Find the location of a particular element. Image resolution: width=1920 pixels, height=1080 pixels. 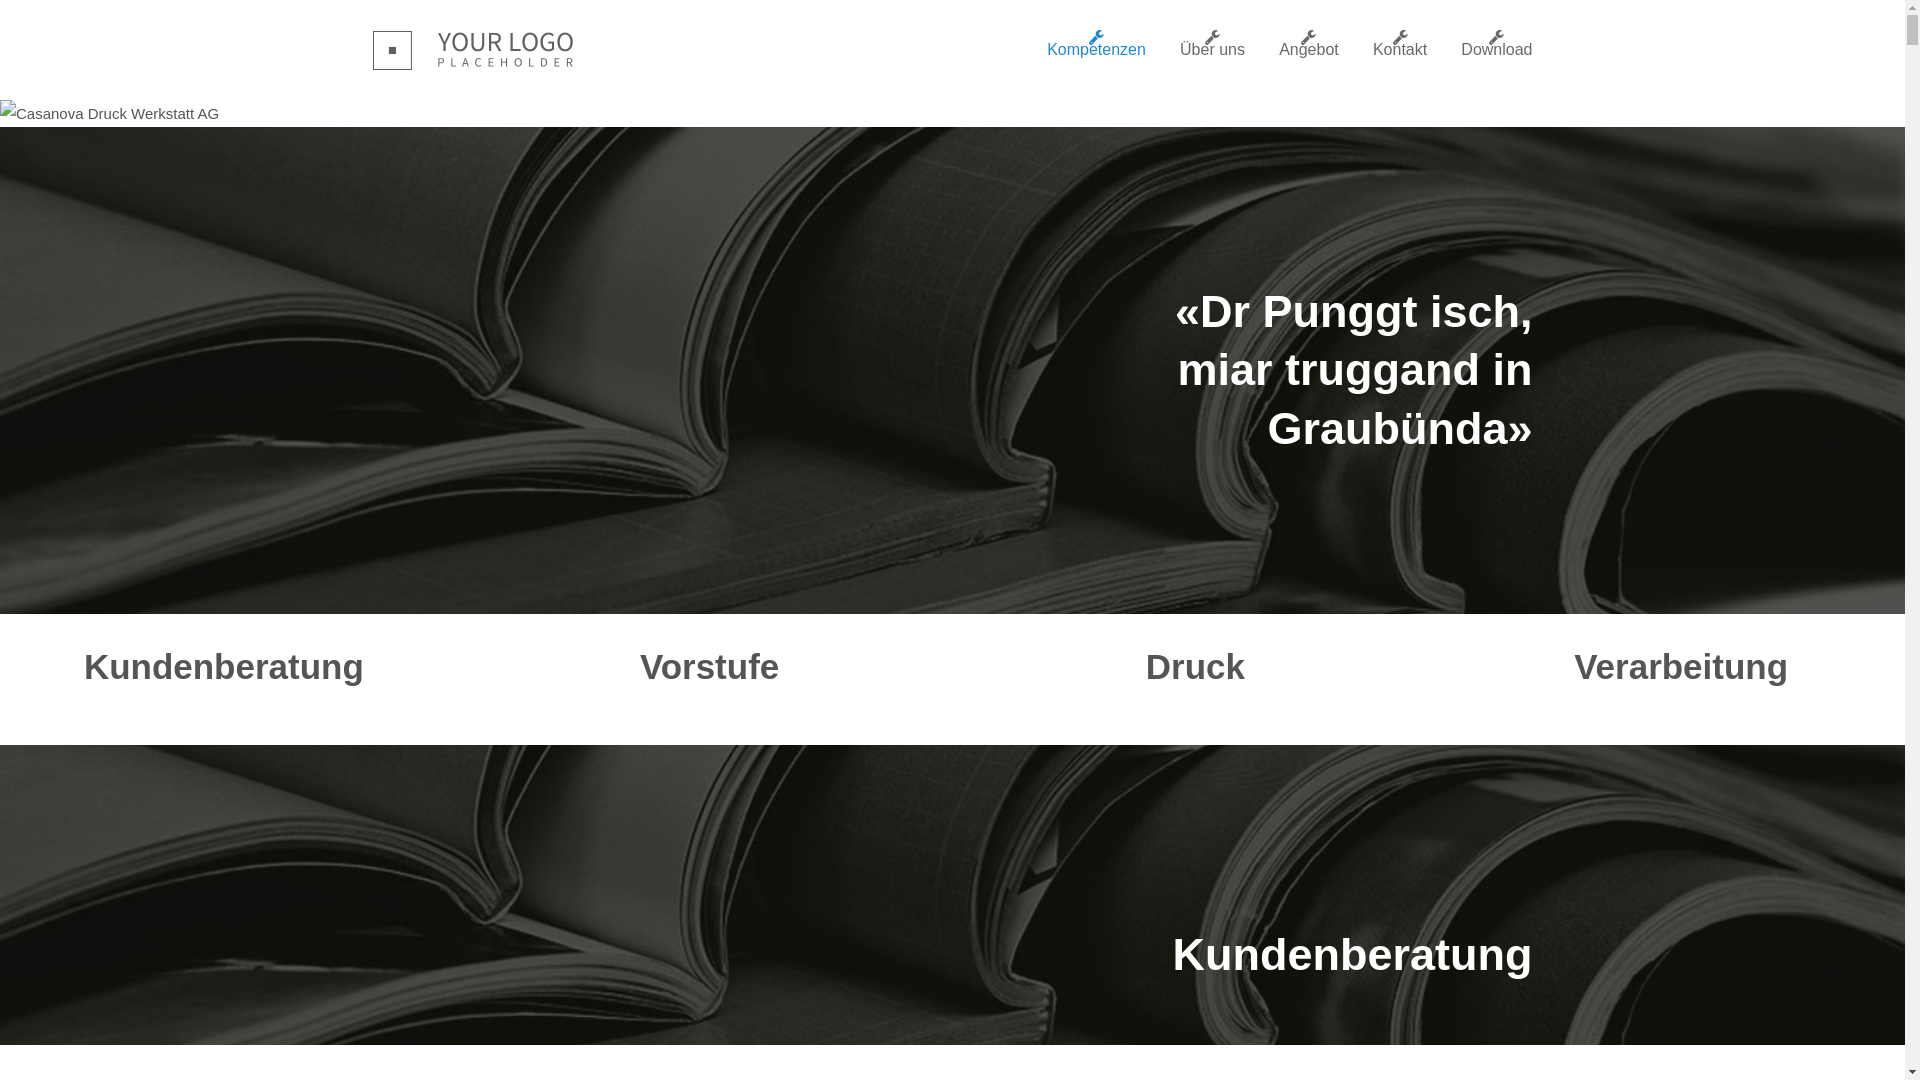

'Download' is located at coordinates (1460, 49).